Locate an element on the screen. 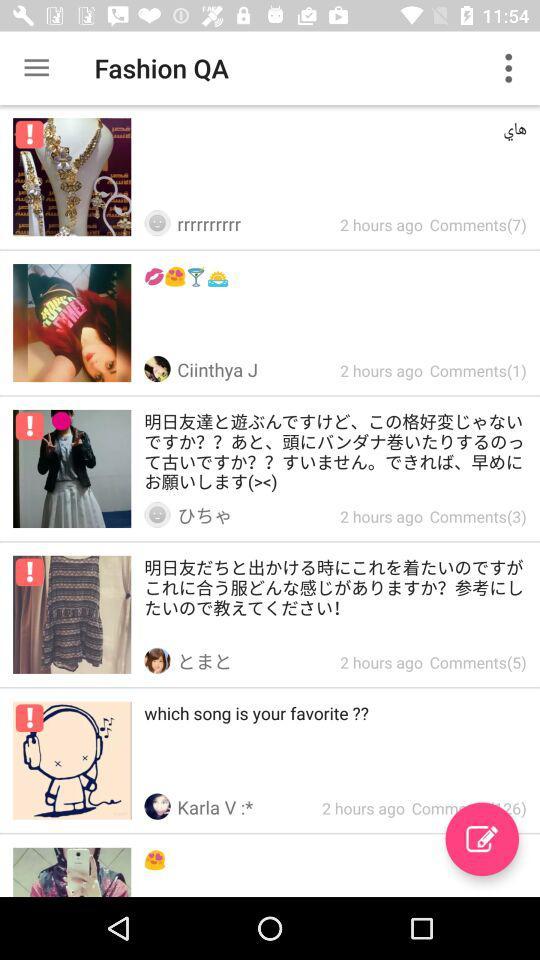 This screenshot has width=540, height=960. write new post is located at coordinates (481, 839).